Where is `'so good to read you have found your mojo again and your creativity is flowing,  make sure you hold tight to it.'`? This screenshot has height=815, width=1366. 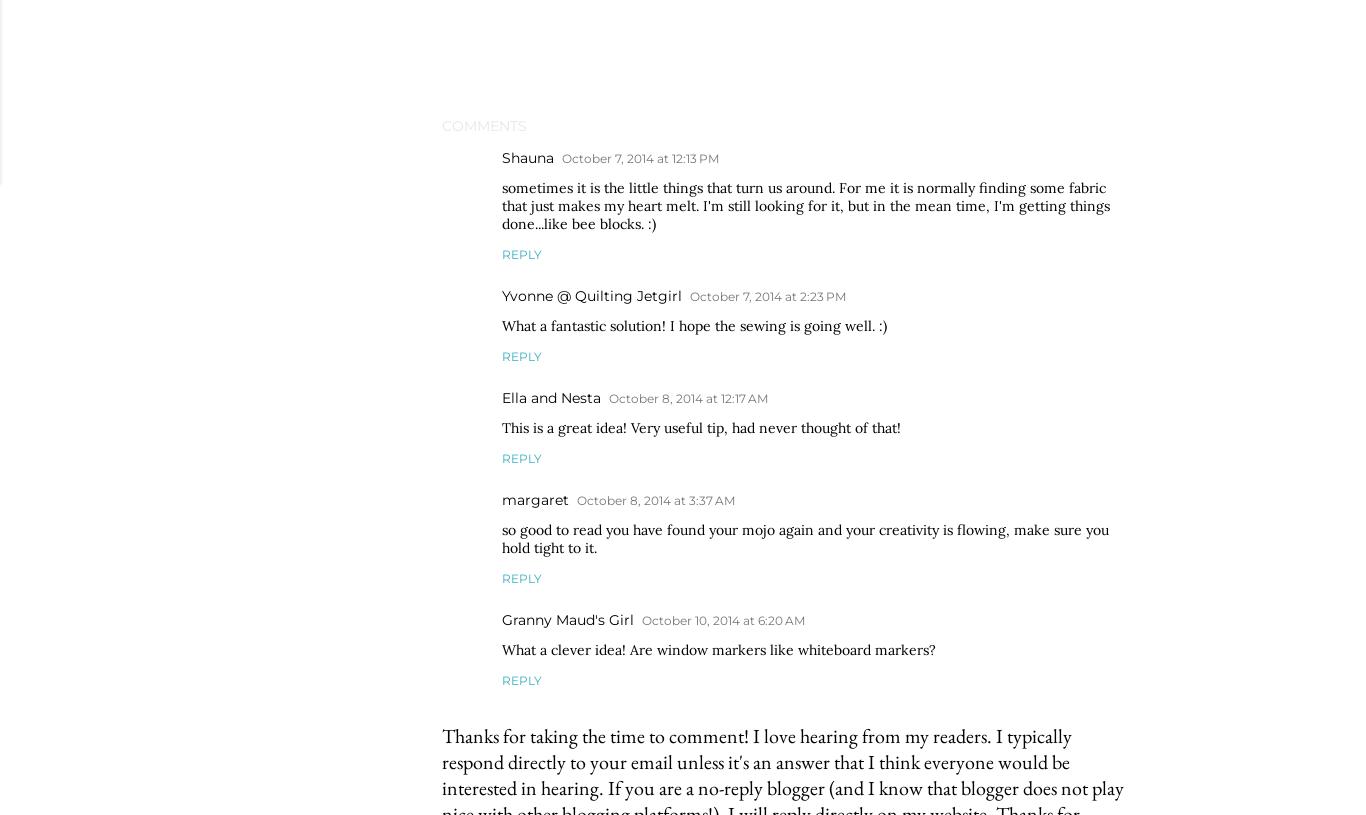
'so good to read you have found your mojo again and your creativity is flowing,  make sure you hold tight to it.' is located at coordinates (502, 538).